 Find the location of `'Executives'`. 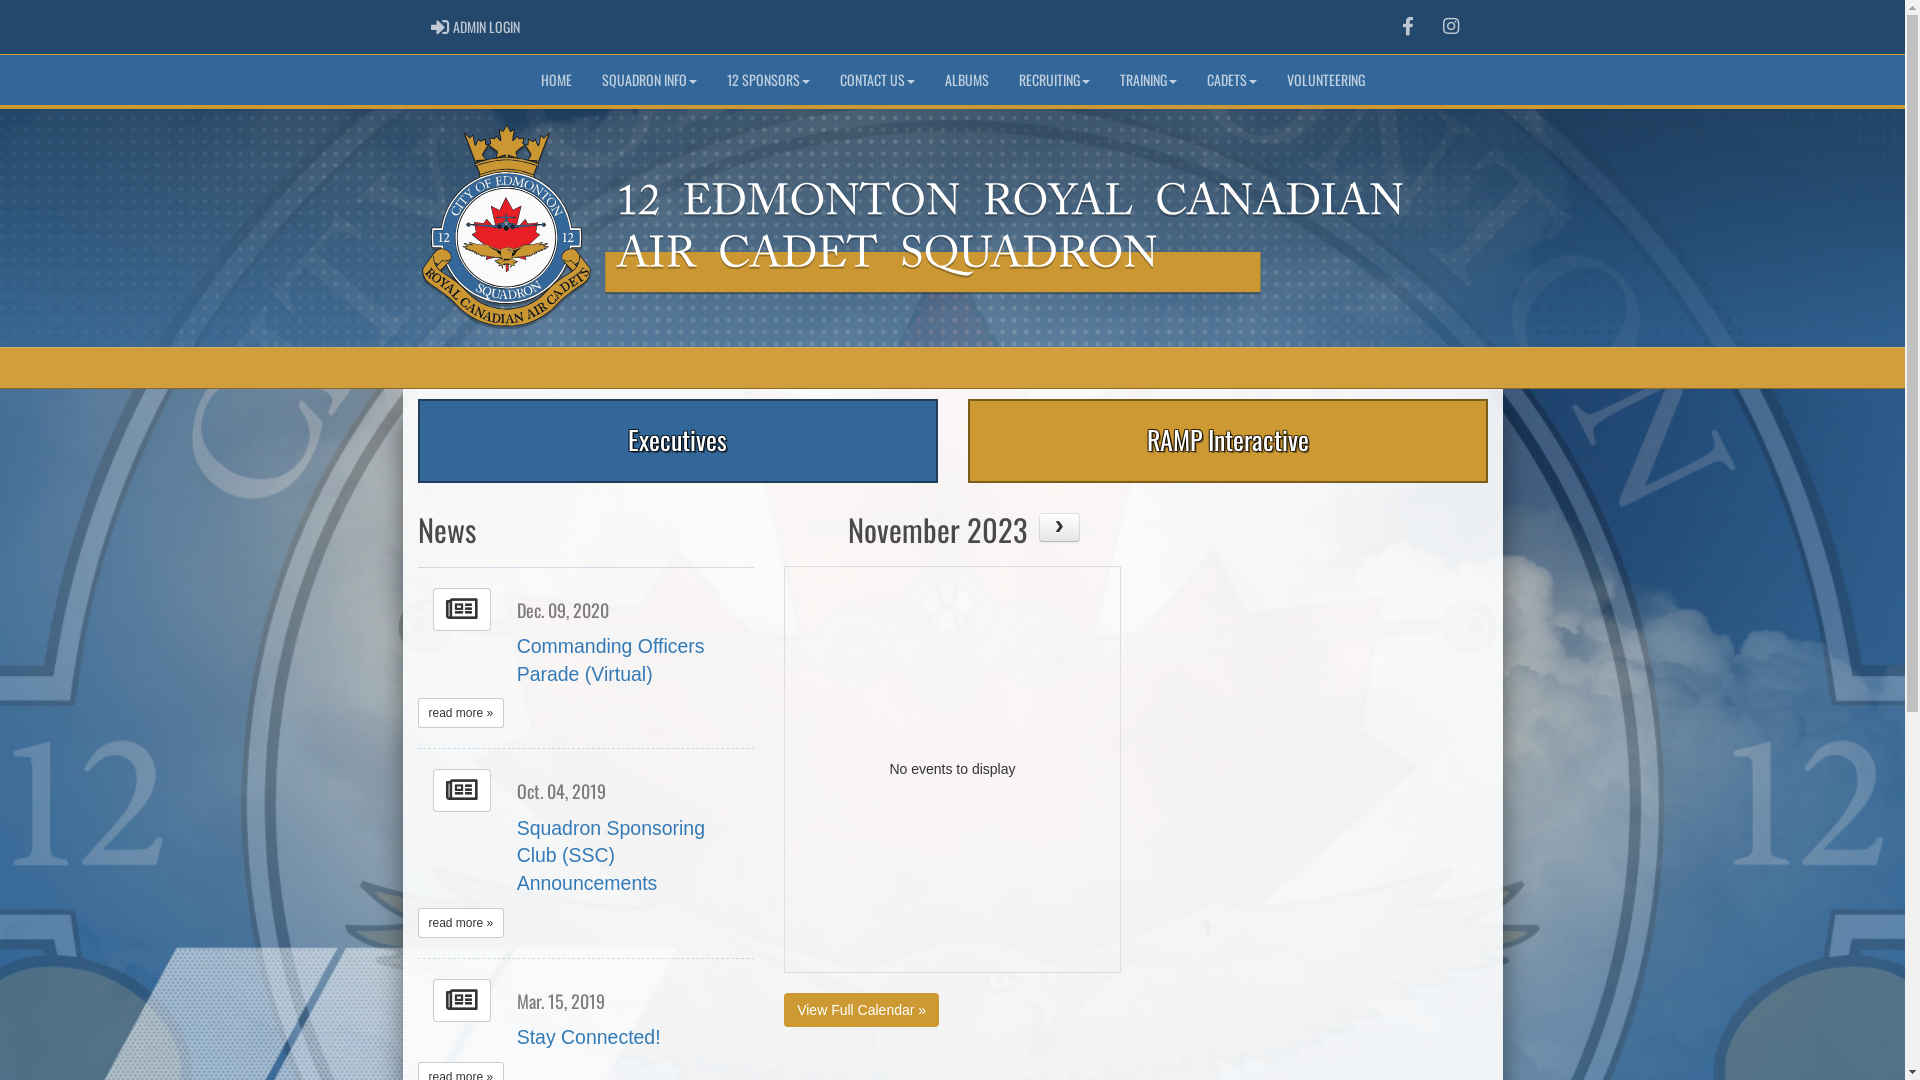

'Executives' is located at coordinates (677, 439).